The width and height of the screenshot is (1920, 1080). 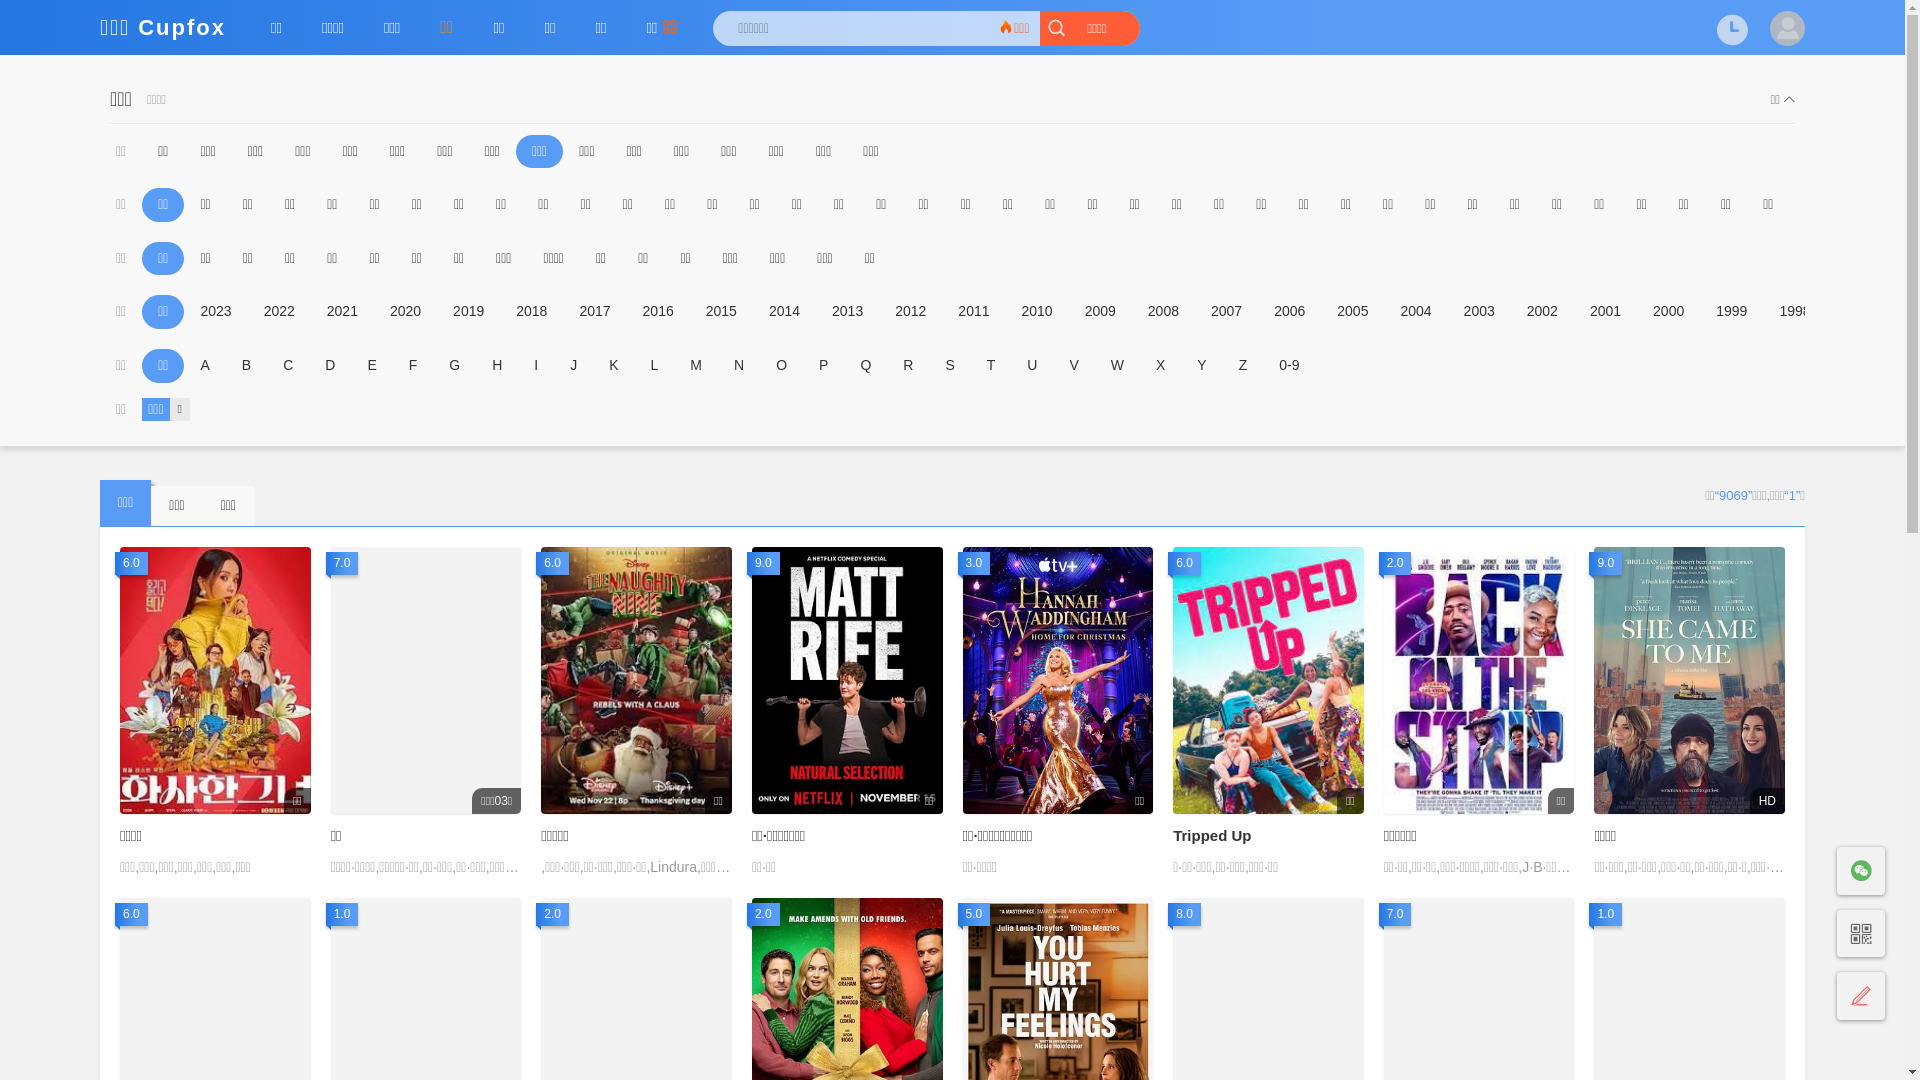 What do you see at coordinates (1163, 312) in the screenshot?
I see `'2008'` at bounding box center [1163, 312].